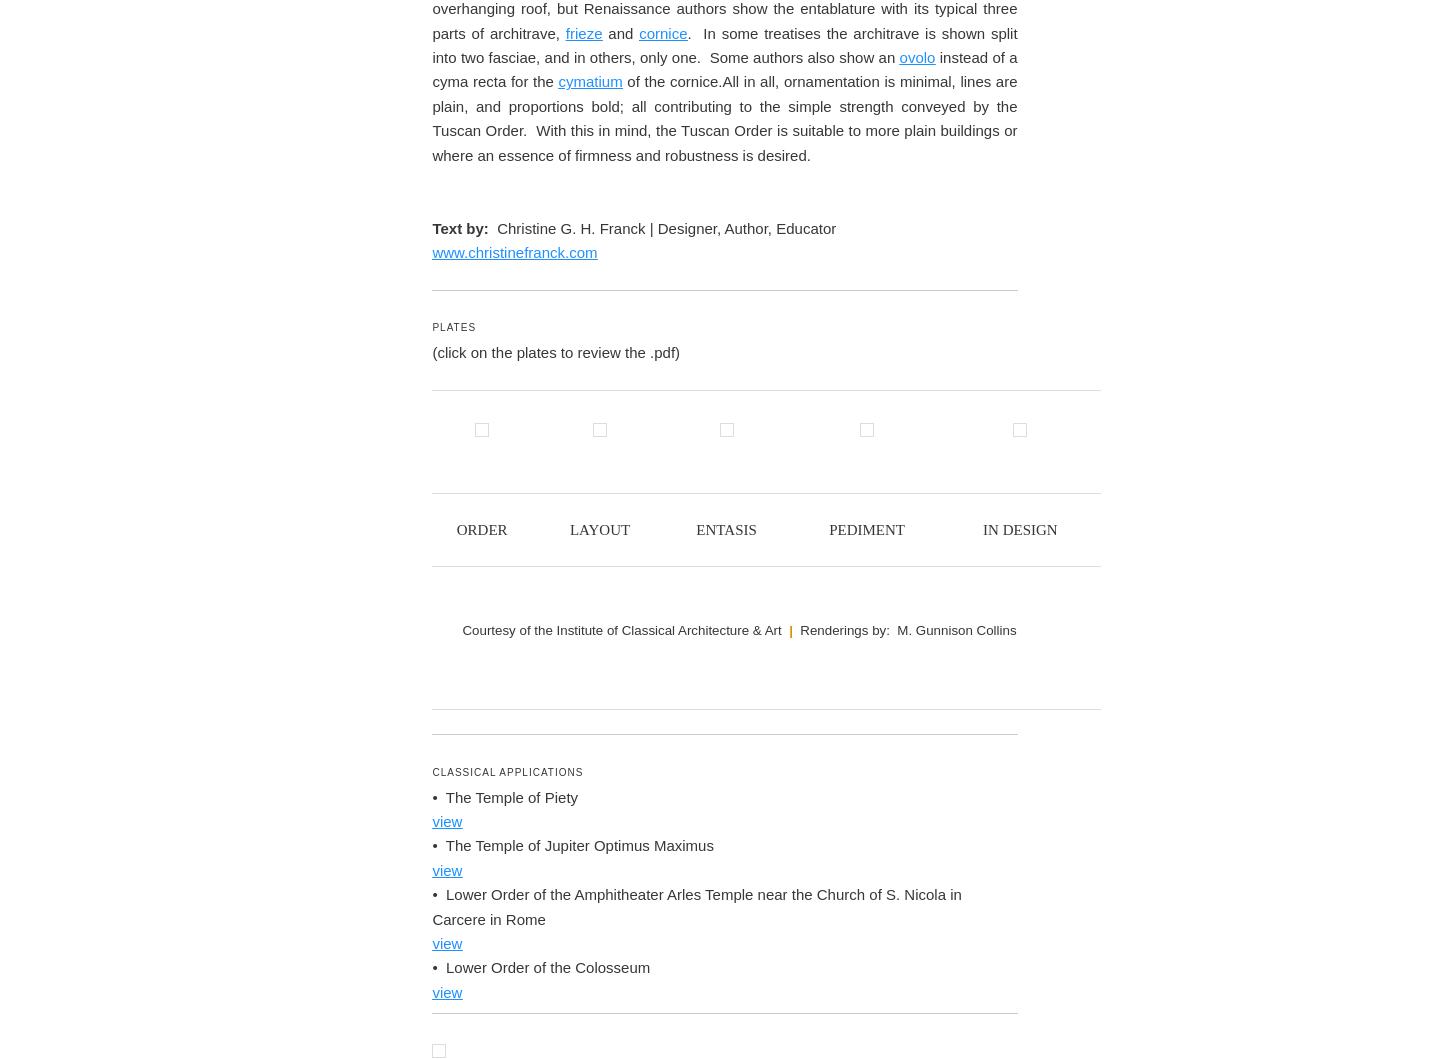 The image size is (1450, 1059). What do you see at coordinates (494, 834) in the screenshot?
I see `'torus'` at bounding box center [494, 834].